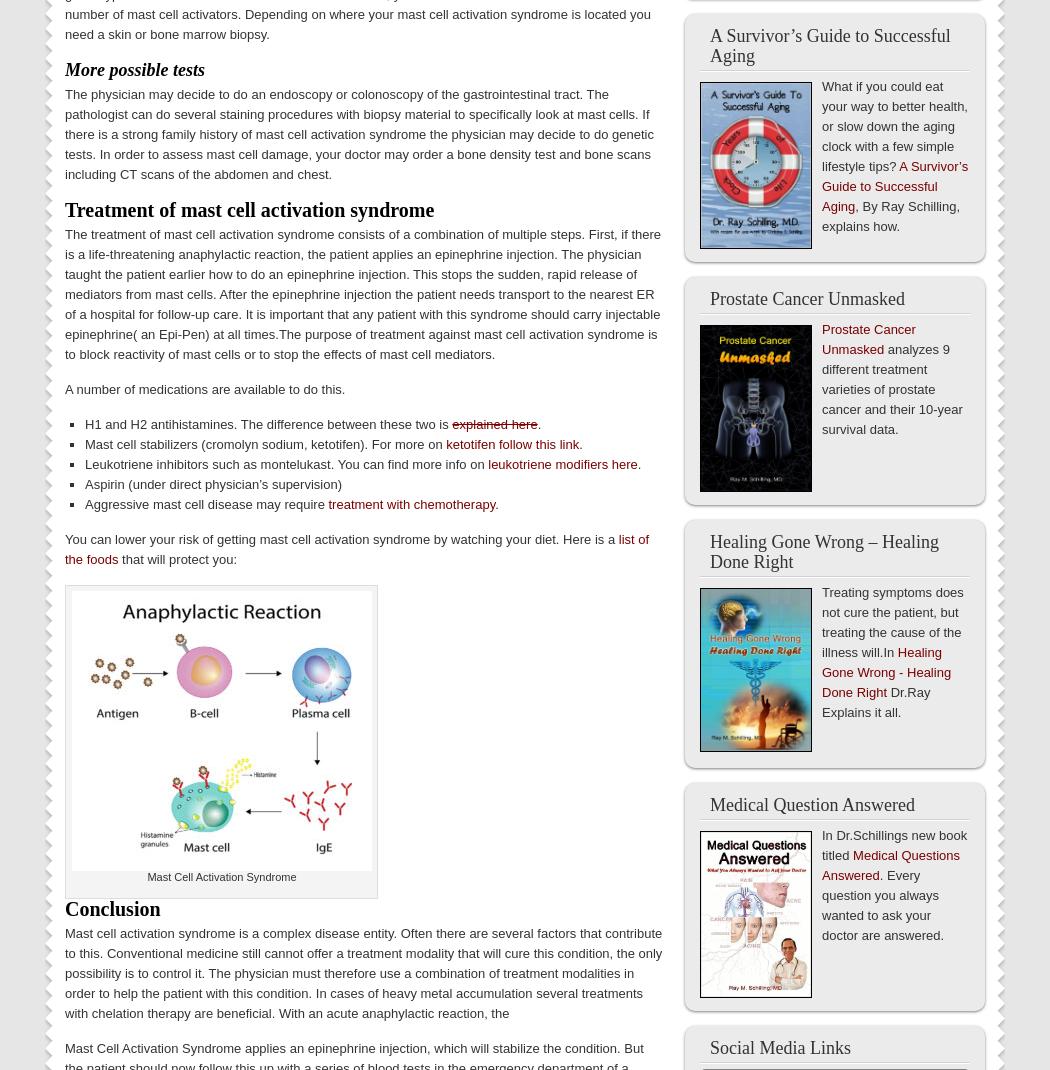 This screenshot has width=1050, height=1070. What do you see at coordinates (205, 503) in the screenshot?
I see `'Aggressive mast cell disease may require'` at bounding box center [205, 503].